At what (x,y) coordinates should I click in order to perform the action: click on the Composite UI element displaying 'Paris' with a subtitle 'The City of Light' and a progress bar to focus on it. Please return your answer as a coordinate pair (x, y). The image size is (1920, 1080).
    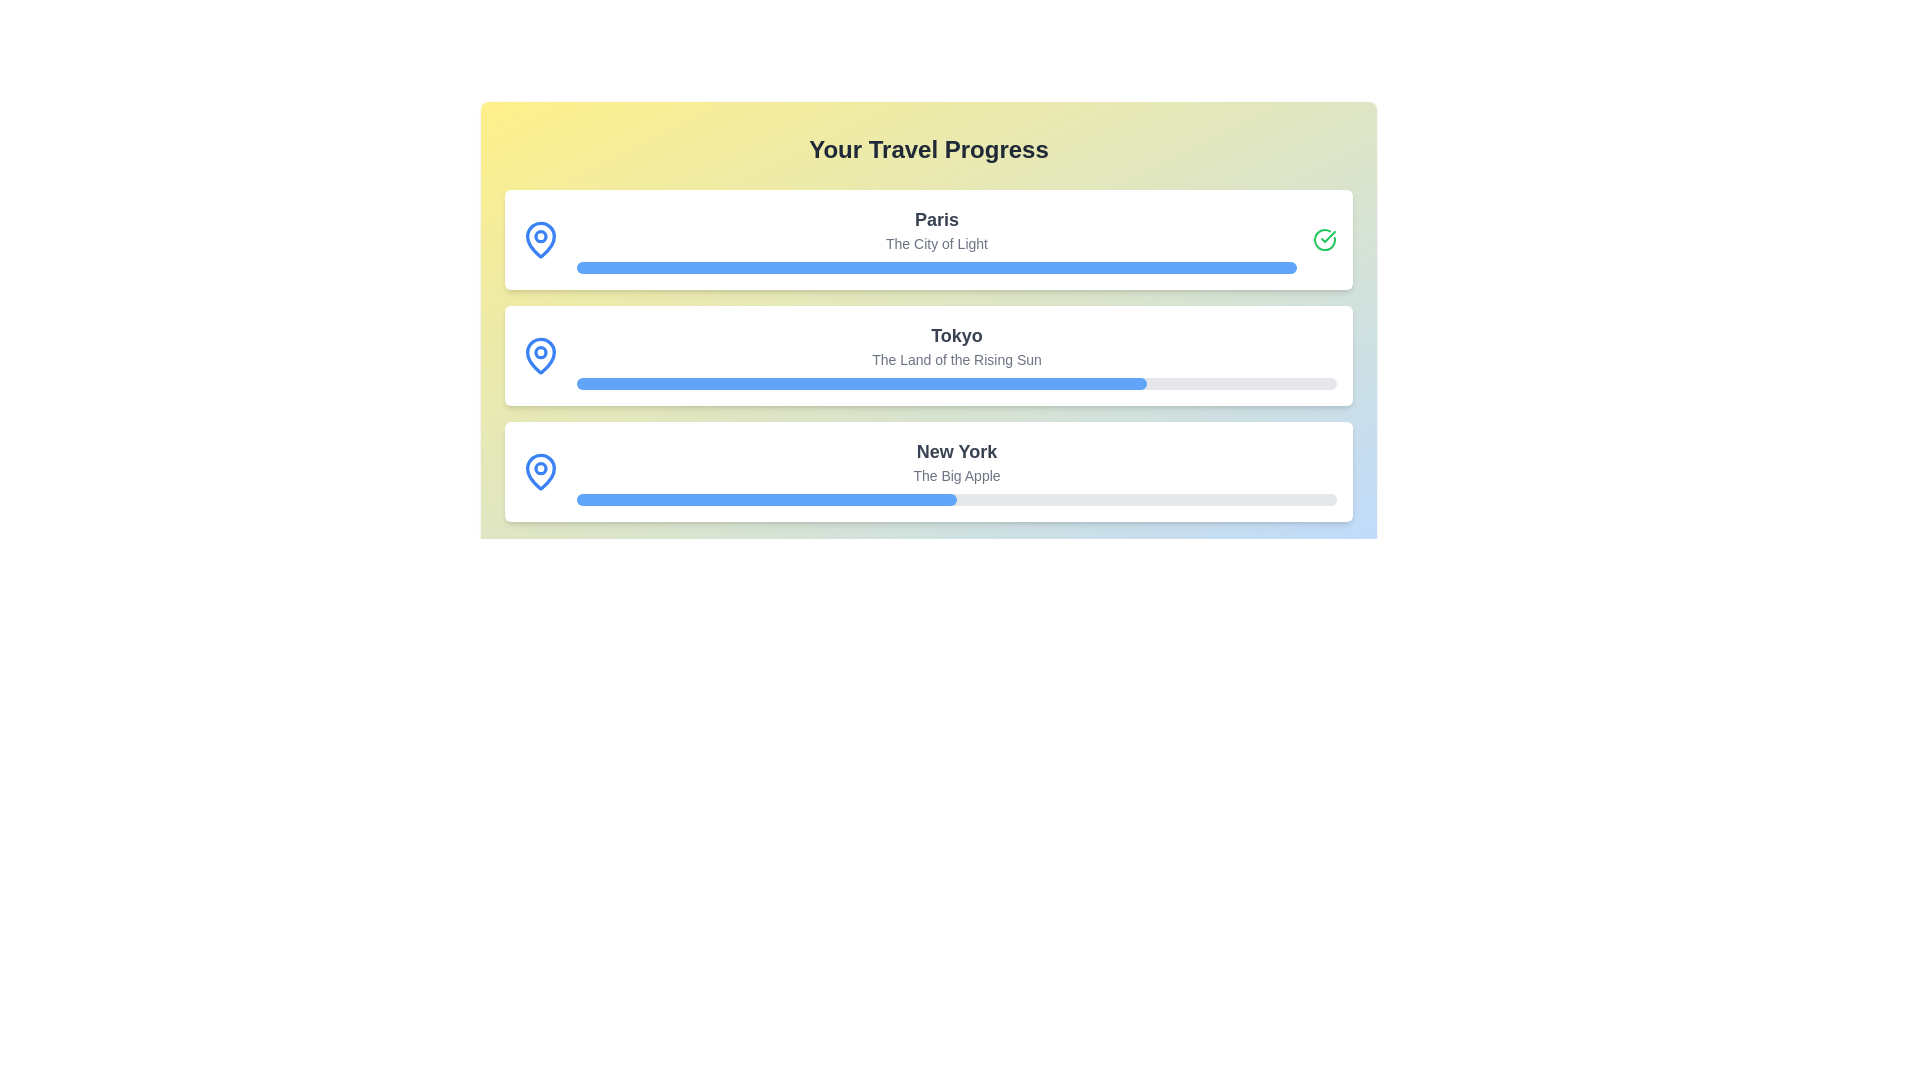
    Looking at the image, I should click on (935, 238).